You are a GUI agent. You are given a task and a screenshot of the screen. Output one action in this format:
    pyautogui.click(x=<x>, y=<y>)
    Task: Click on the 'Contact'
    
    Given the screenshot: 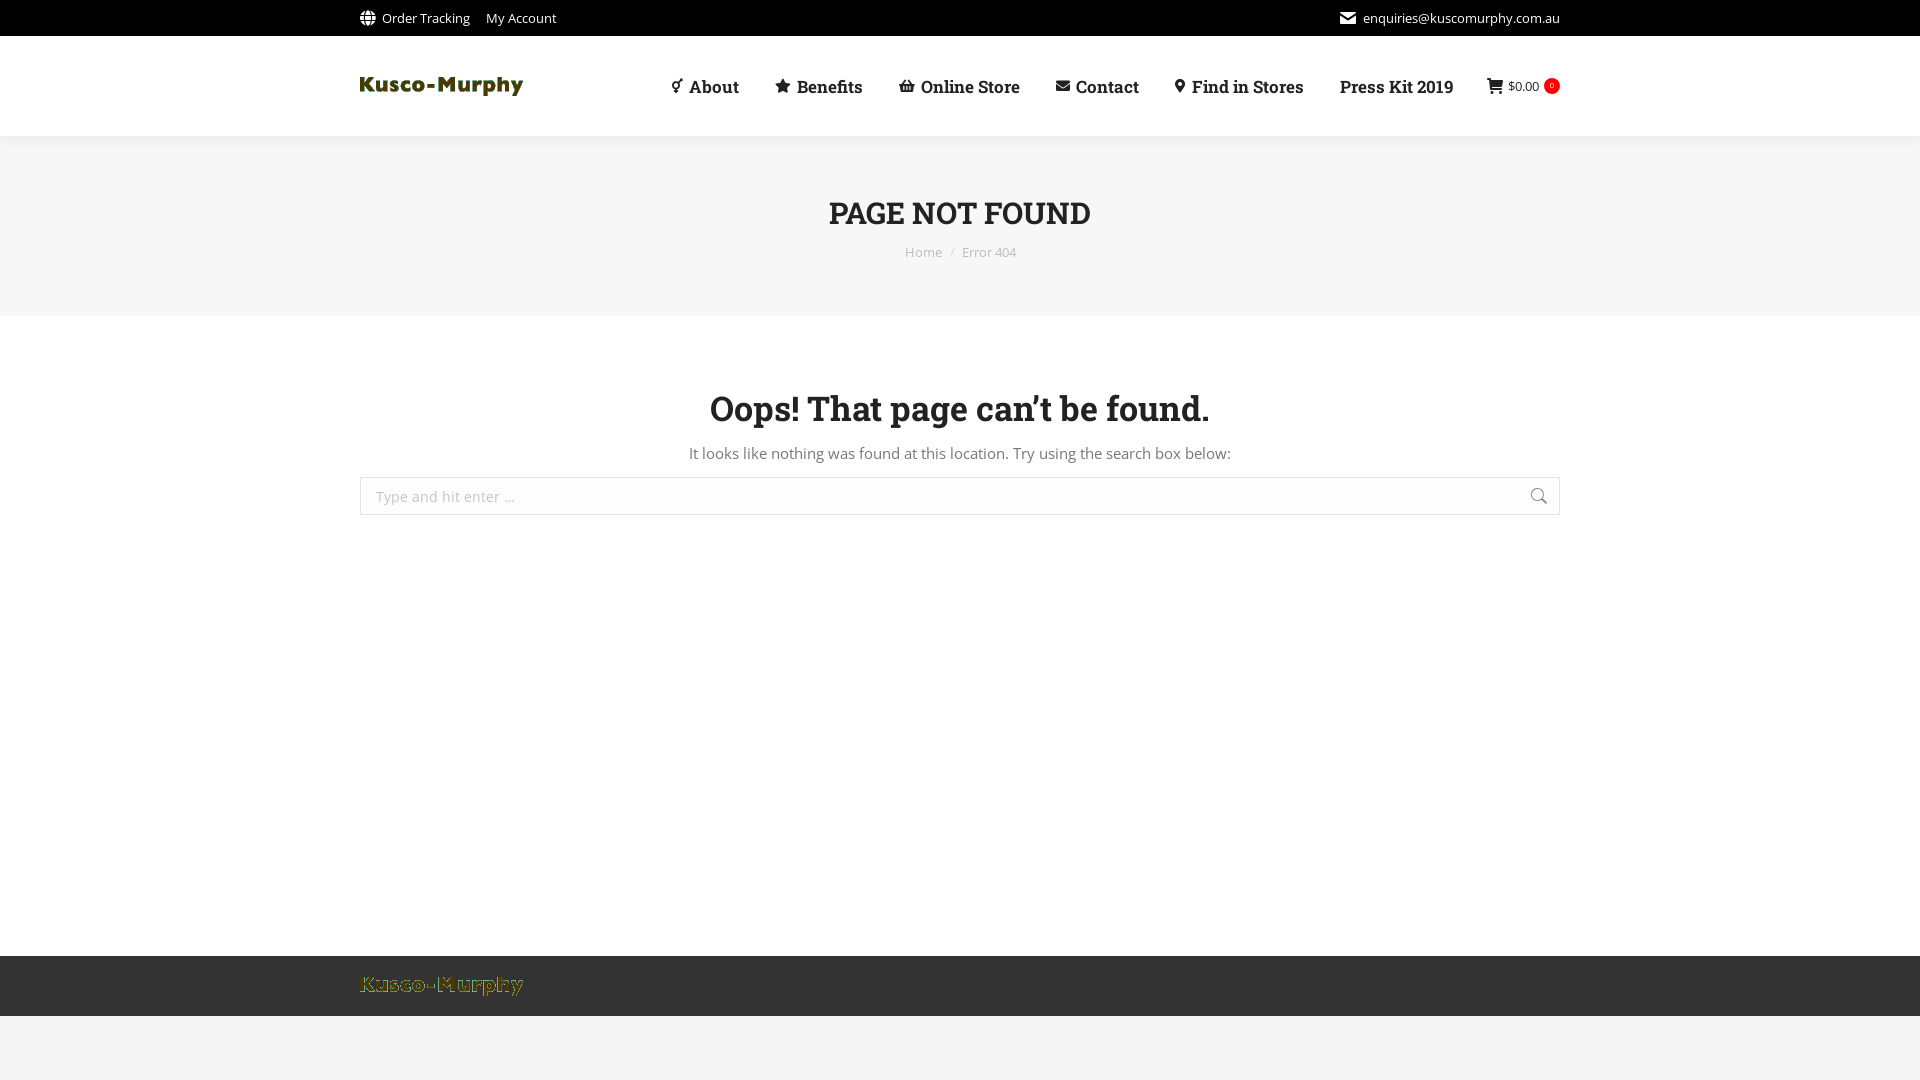 What is the action you would take?
    pyautogui.click(x=1096, y=84)
    